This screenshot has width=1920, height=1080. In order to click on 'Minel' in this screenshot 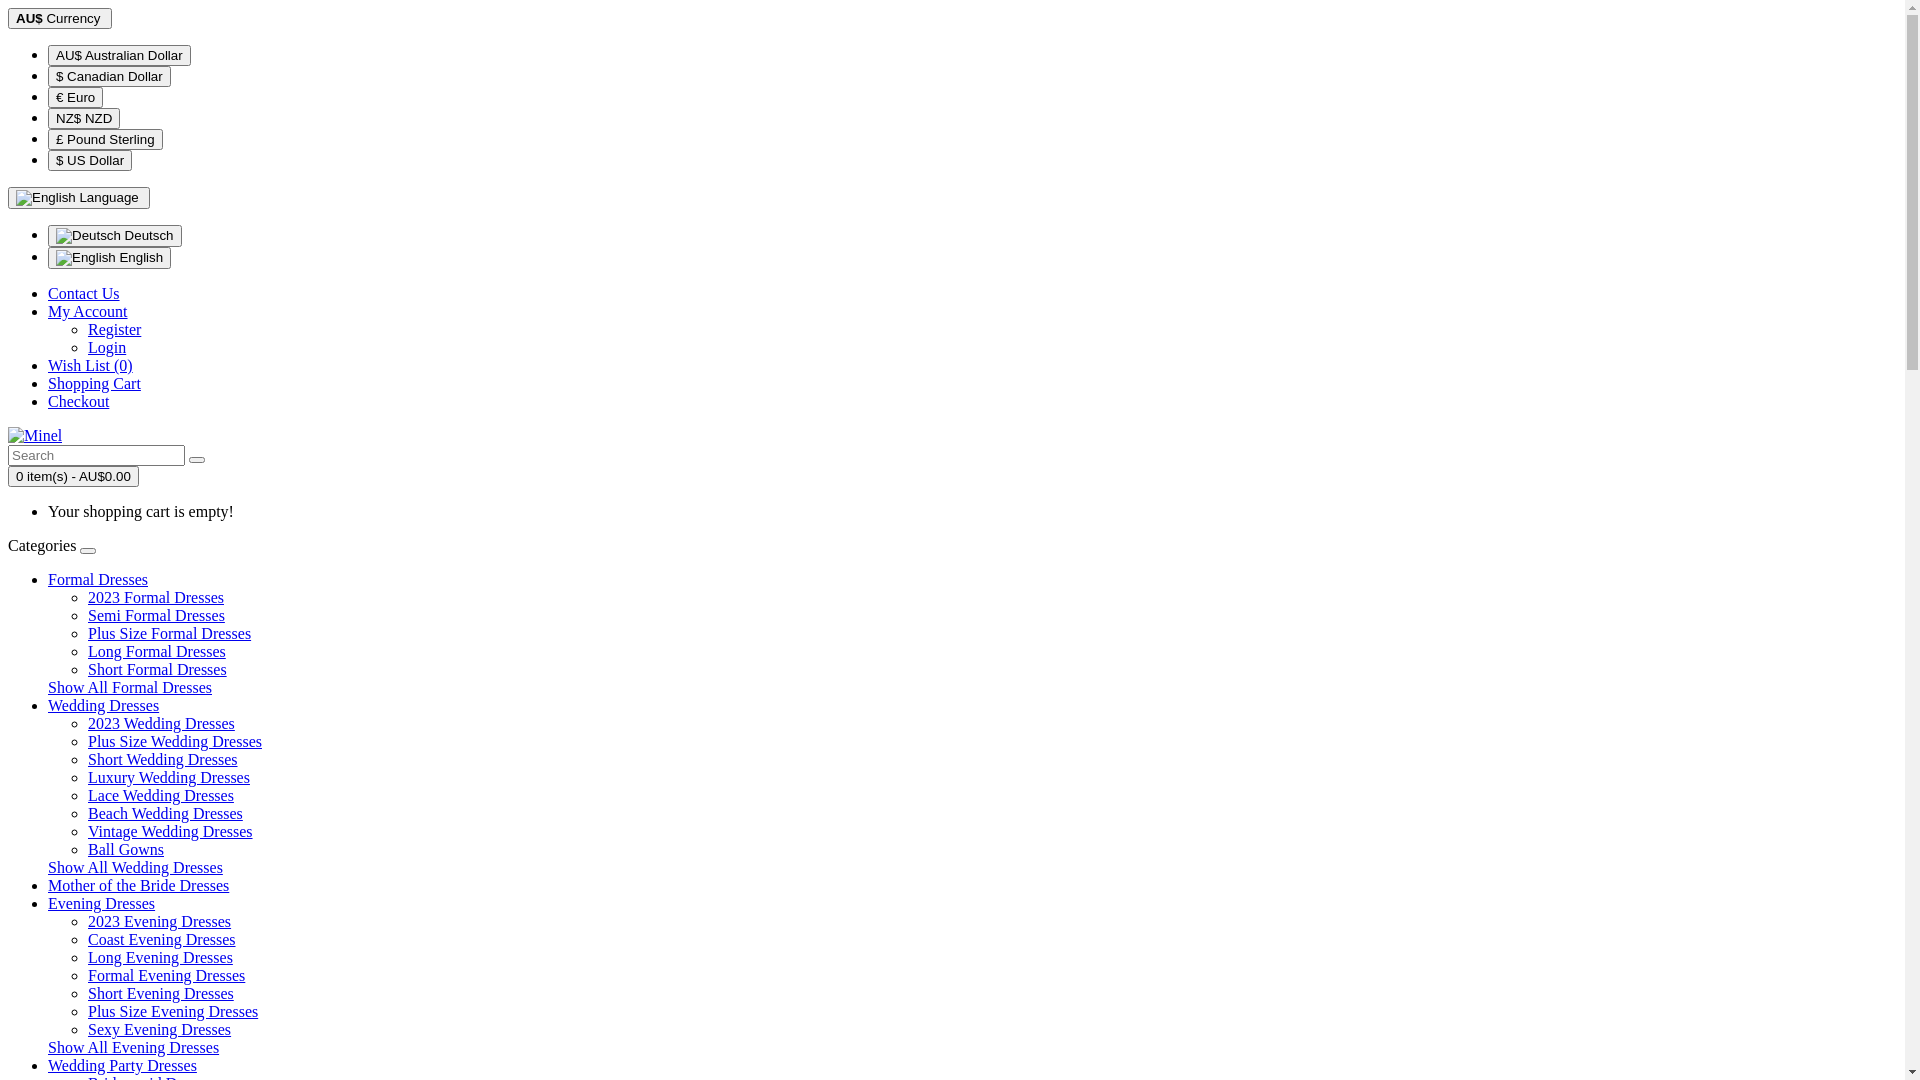, I will do `click(34, 434)`.